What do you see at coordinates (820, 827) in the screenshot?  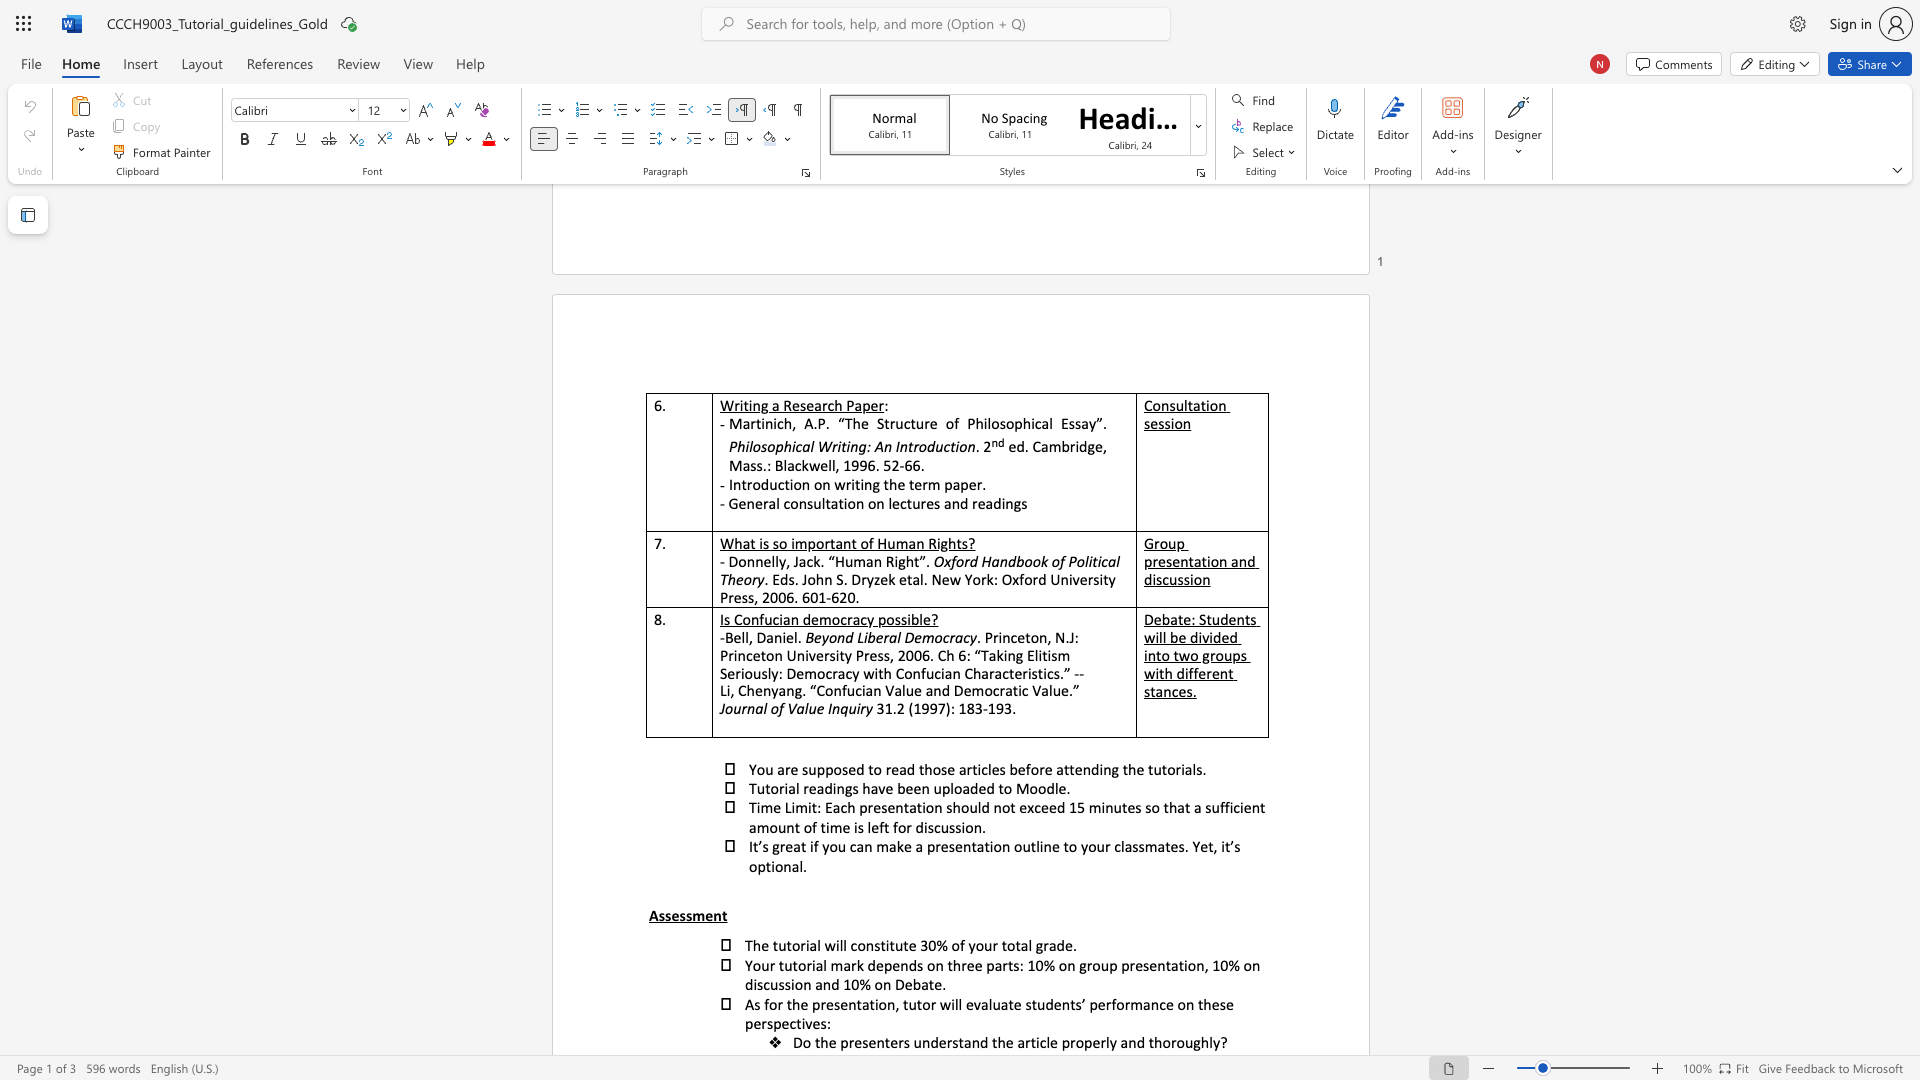 I see `the subset text "time is left f" within the text "Time Limit: Each presentation should not exceed 15 minutes so that a sufficient amount of time is left for discussion."` at bounding box center [820, 827].